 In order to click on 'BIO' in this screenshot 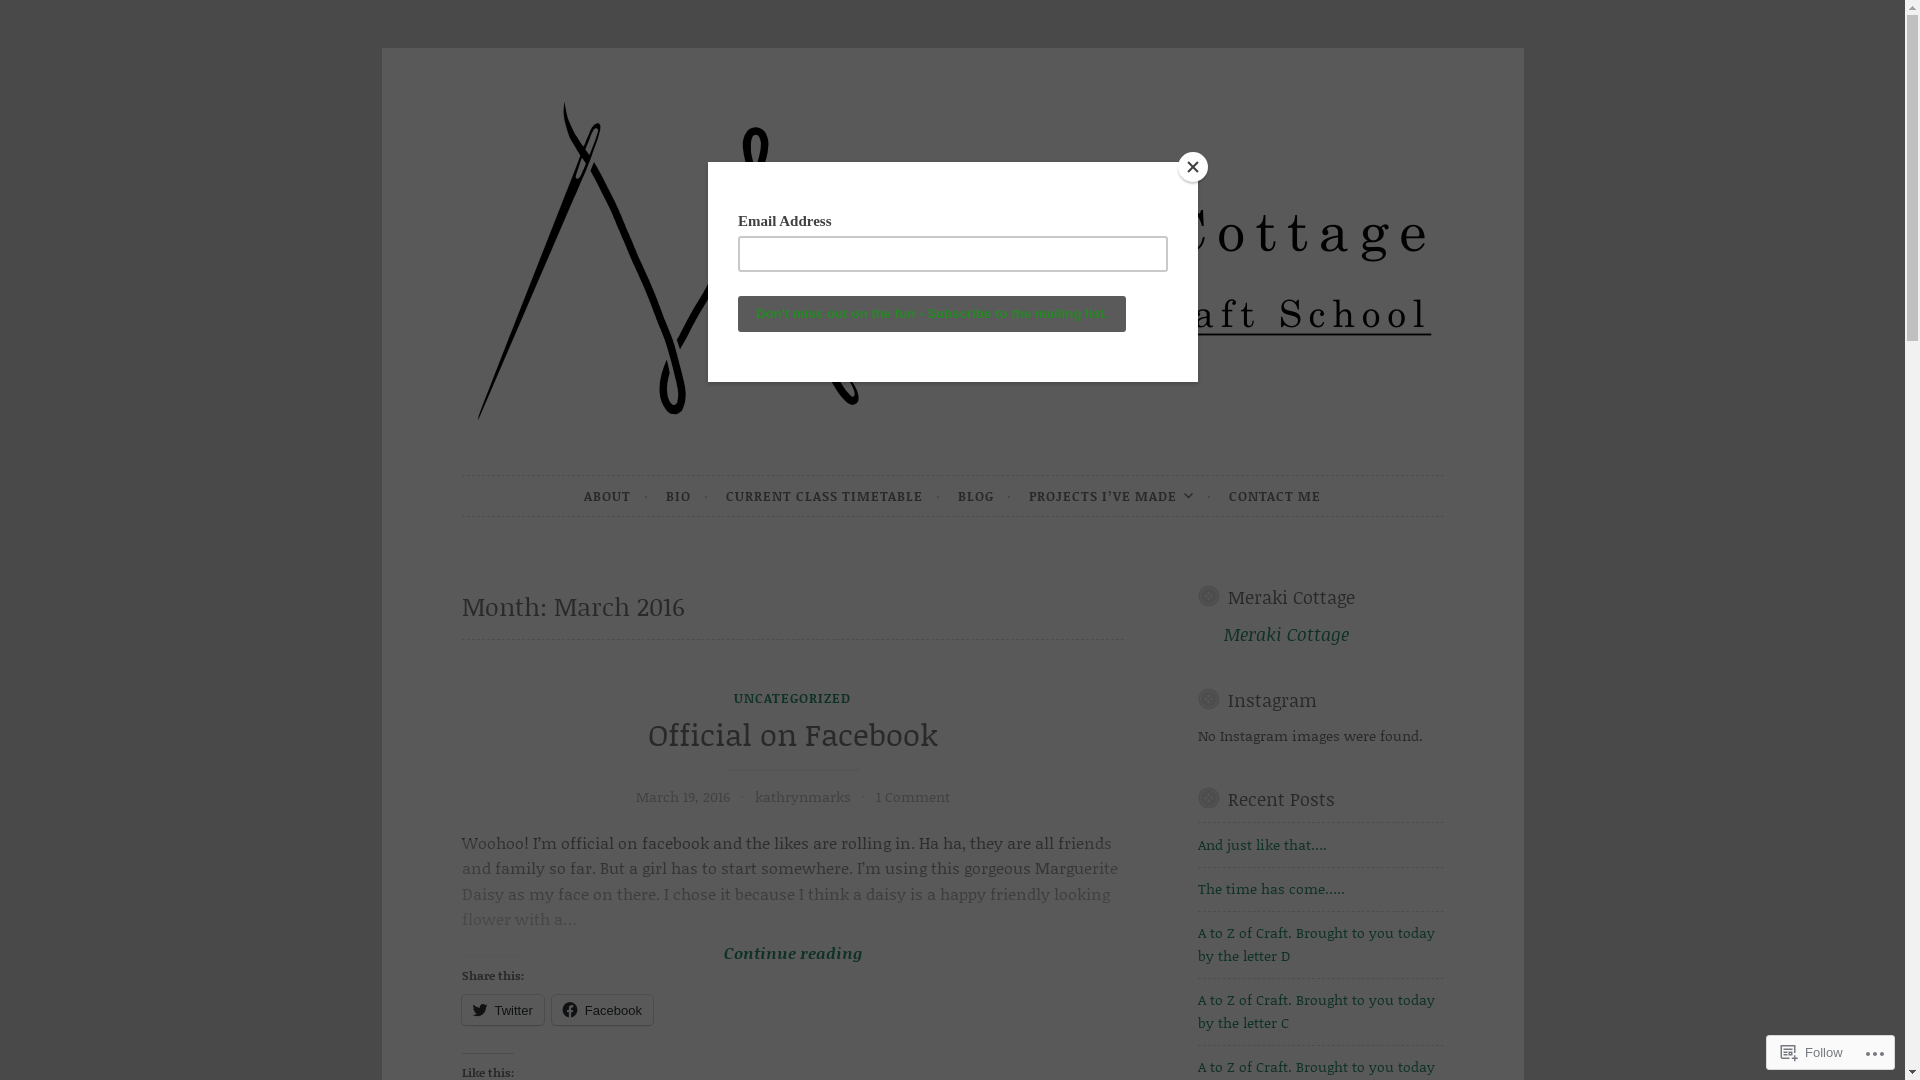, I will do `click(666, 495)`.